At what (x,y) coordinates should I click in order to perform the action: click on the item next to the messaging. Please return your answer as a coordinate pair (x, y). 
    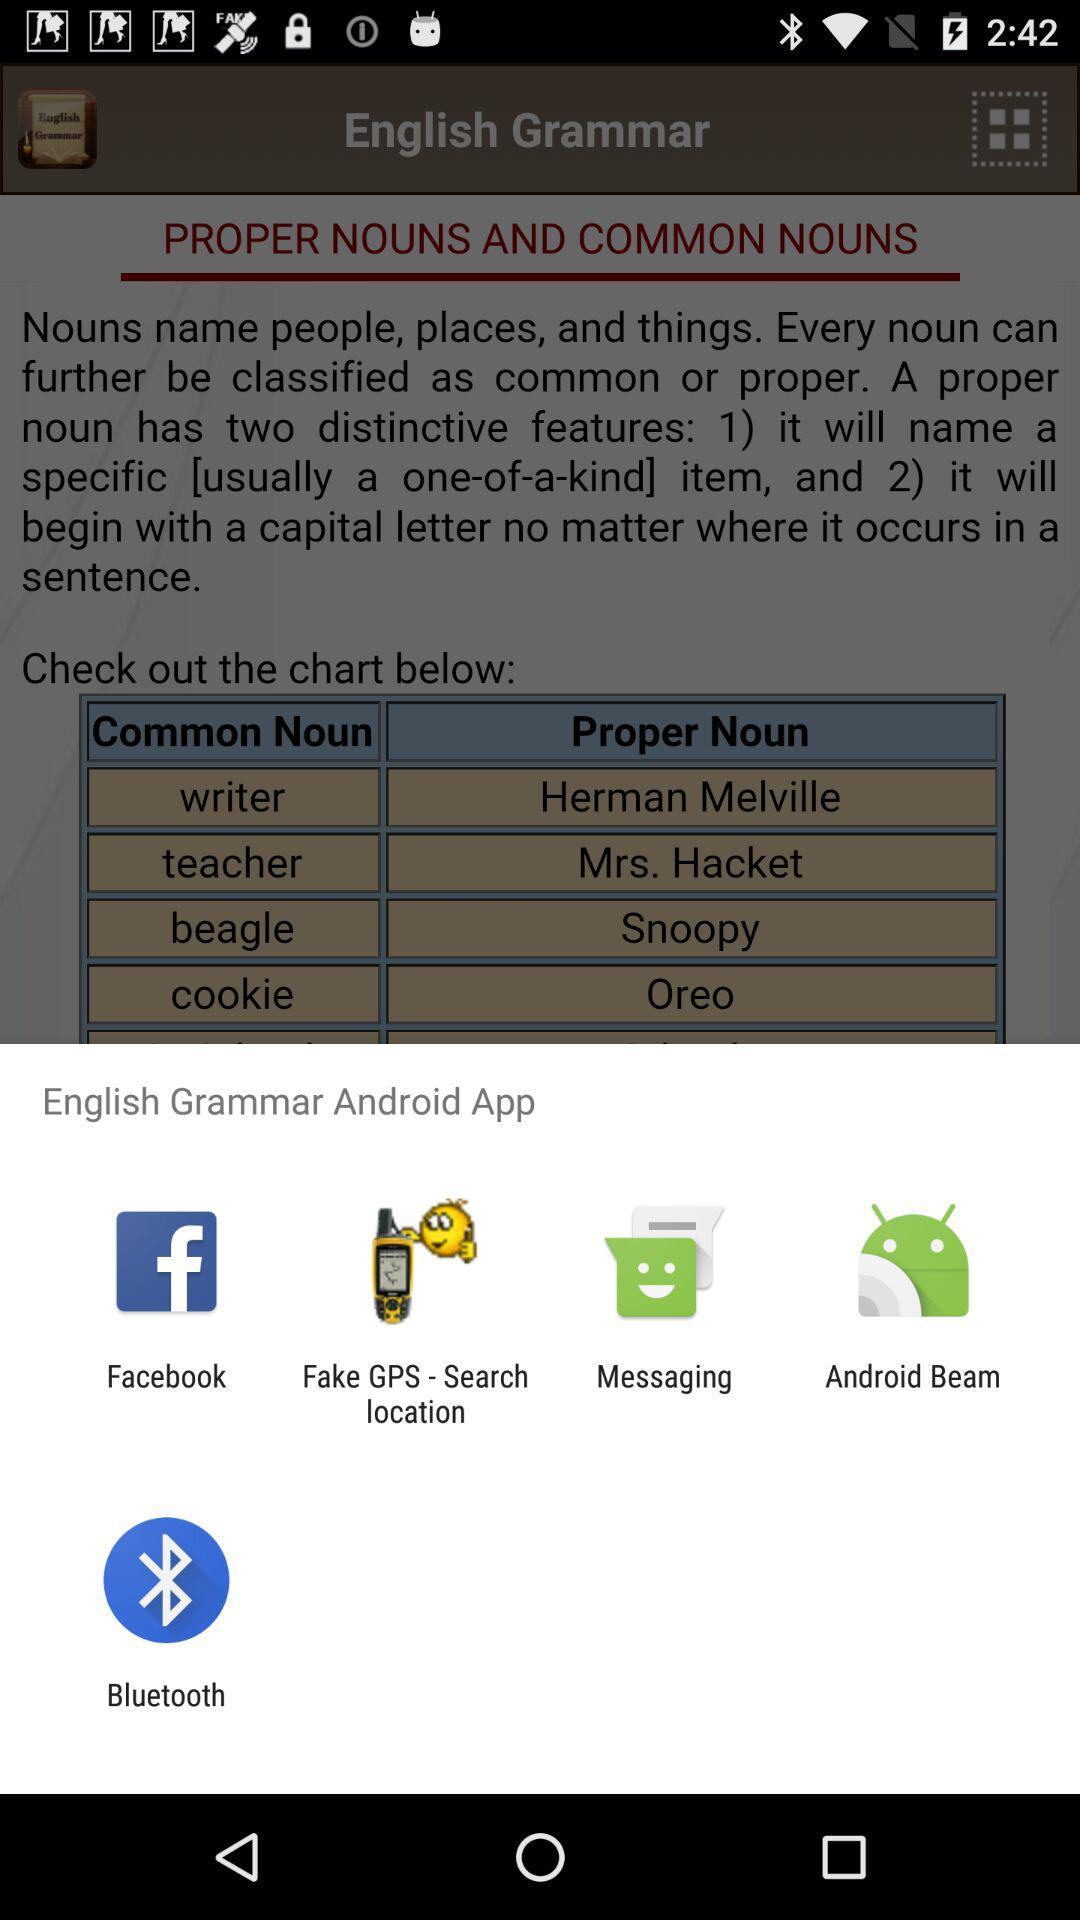
    Looking at the image, I should click on (913, 1392).